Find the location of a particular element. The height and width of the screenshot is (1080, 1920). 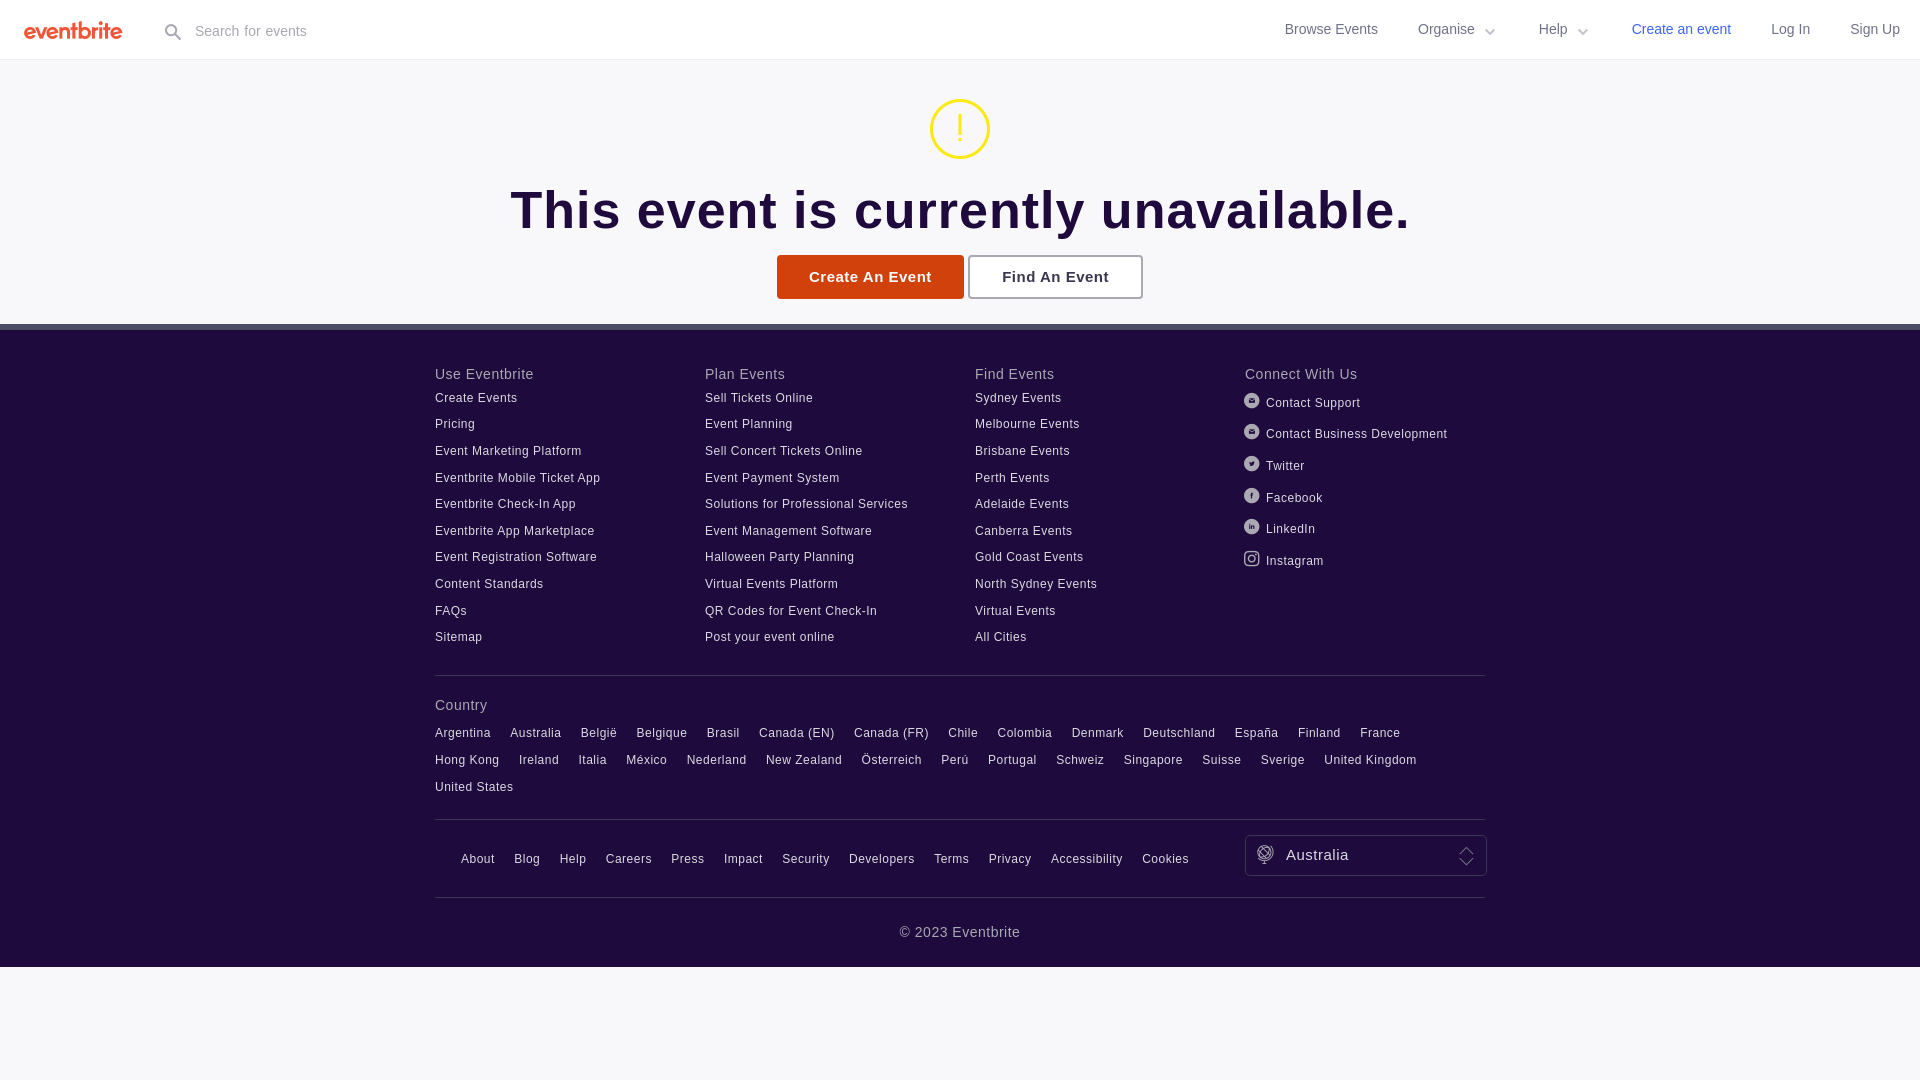

'Solutions for Professional Services' is located at coordinates (806, 503).